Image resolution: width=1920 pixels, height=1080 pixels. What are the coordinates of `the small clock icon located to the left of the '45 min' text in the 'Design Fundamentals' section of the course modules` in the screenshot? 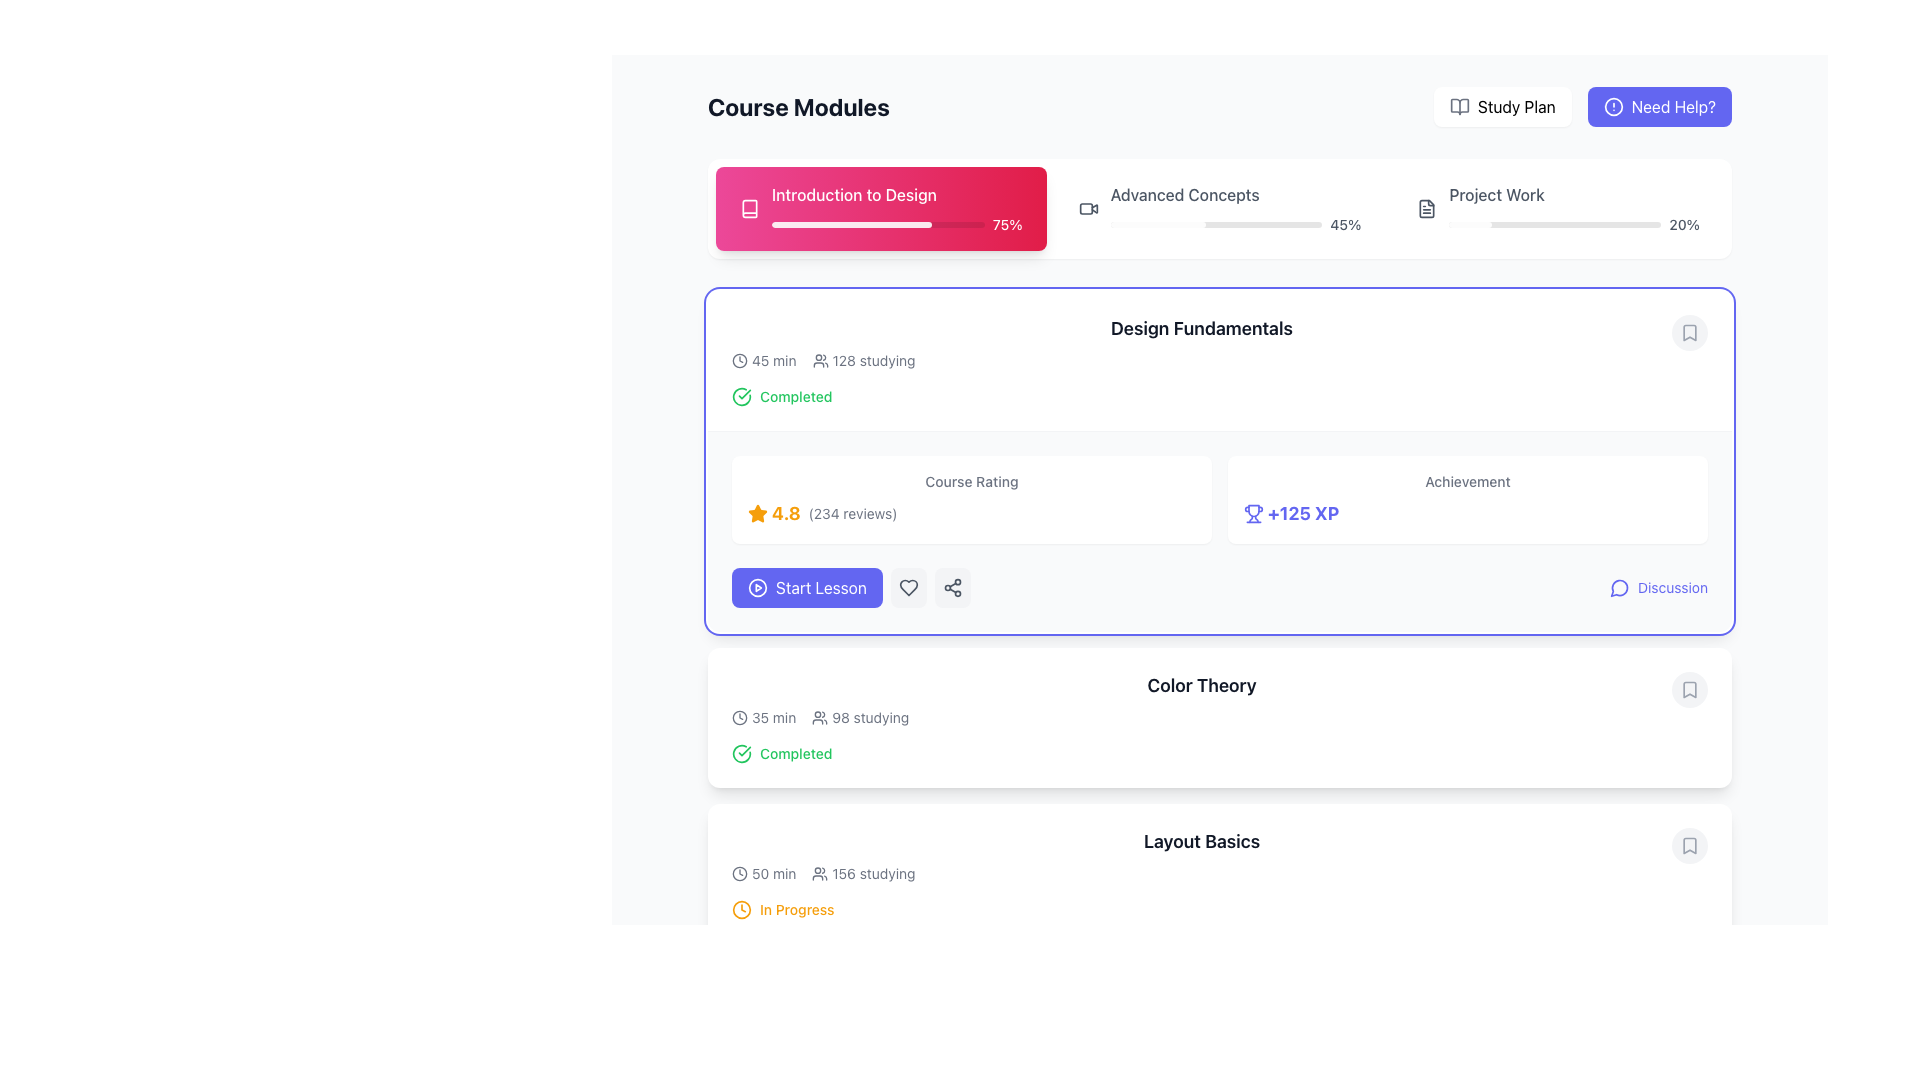 It's located at (738, 361).